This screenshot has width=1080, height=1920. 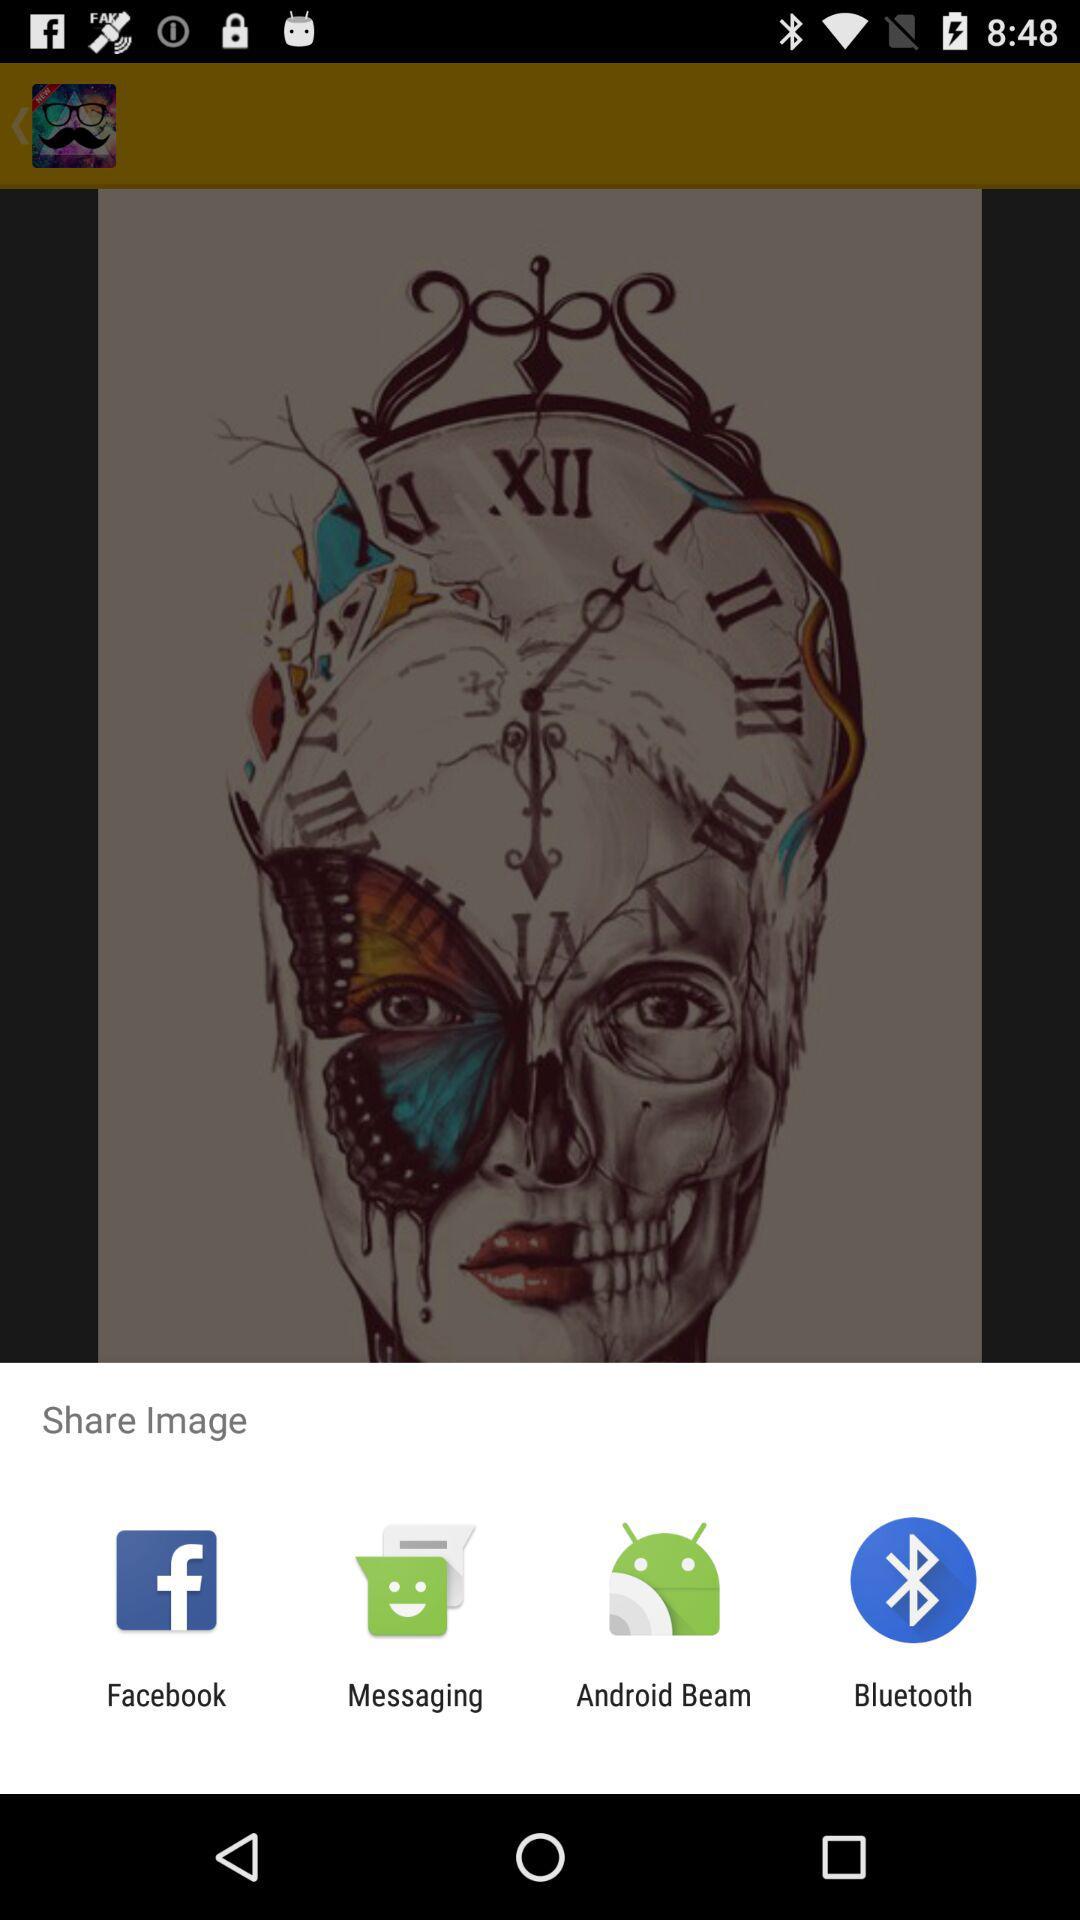 What do you see at coordinates (664, 1711) in the screenshot?
I see `the app to the left of bluetooth icon` at bounding box center [664, 1711].